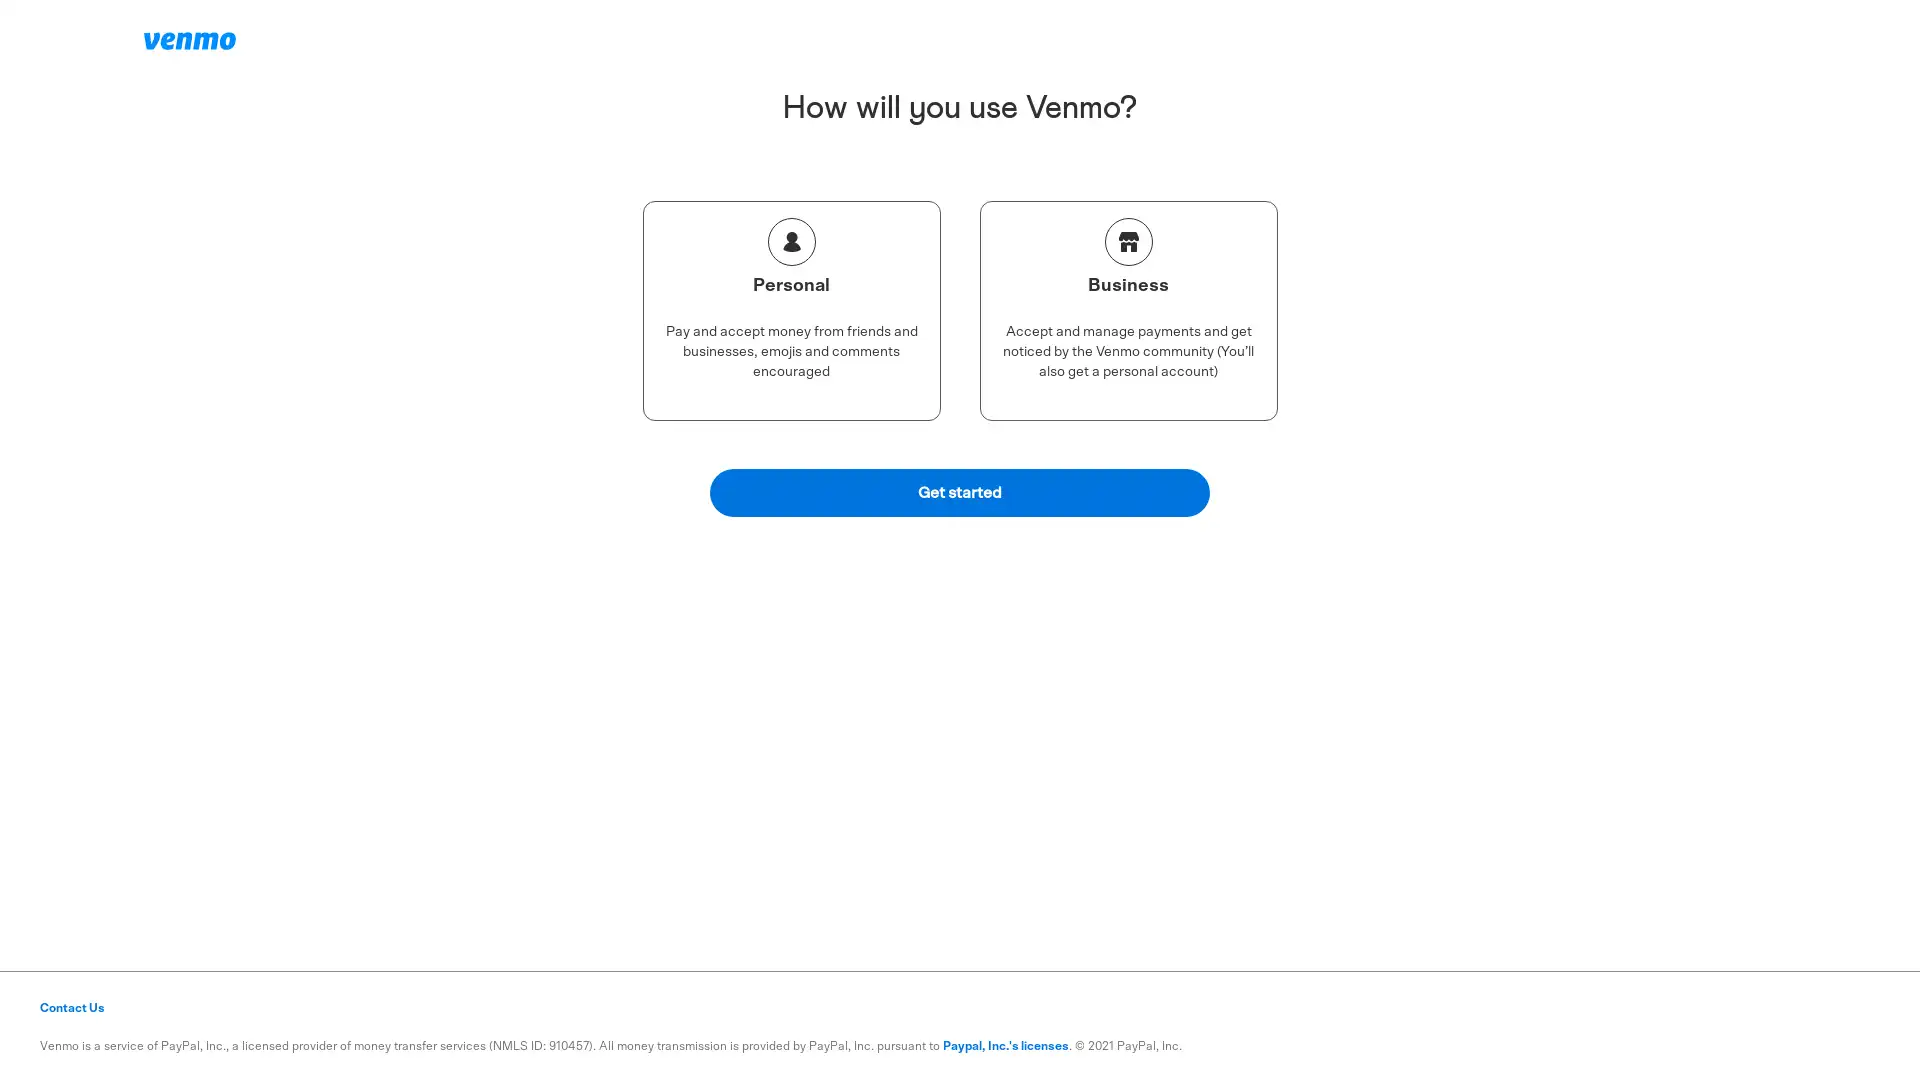  Describe the element at coordinates (960, 493) in the screenshot. I see `Get started` at that location.